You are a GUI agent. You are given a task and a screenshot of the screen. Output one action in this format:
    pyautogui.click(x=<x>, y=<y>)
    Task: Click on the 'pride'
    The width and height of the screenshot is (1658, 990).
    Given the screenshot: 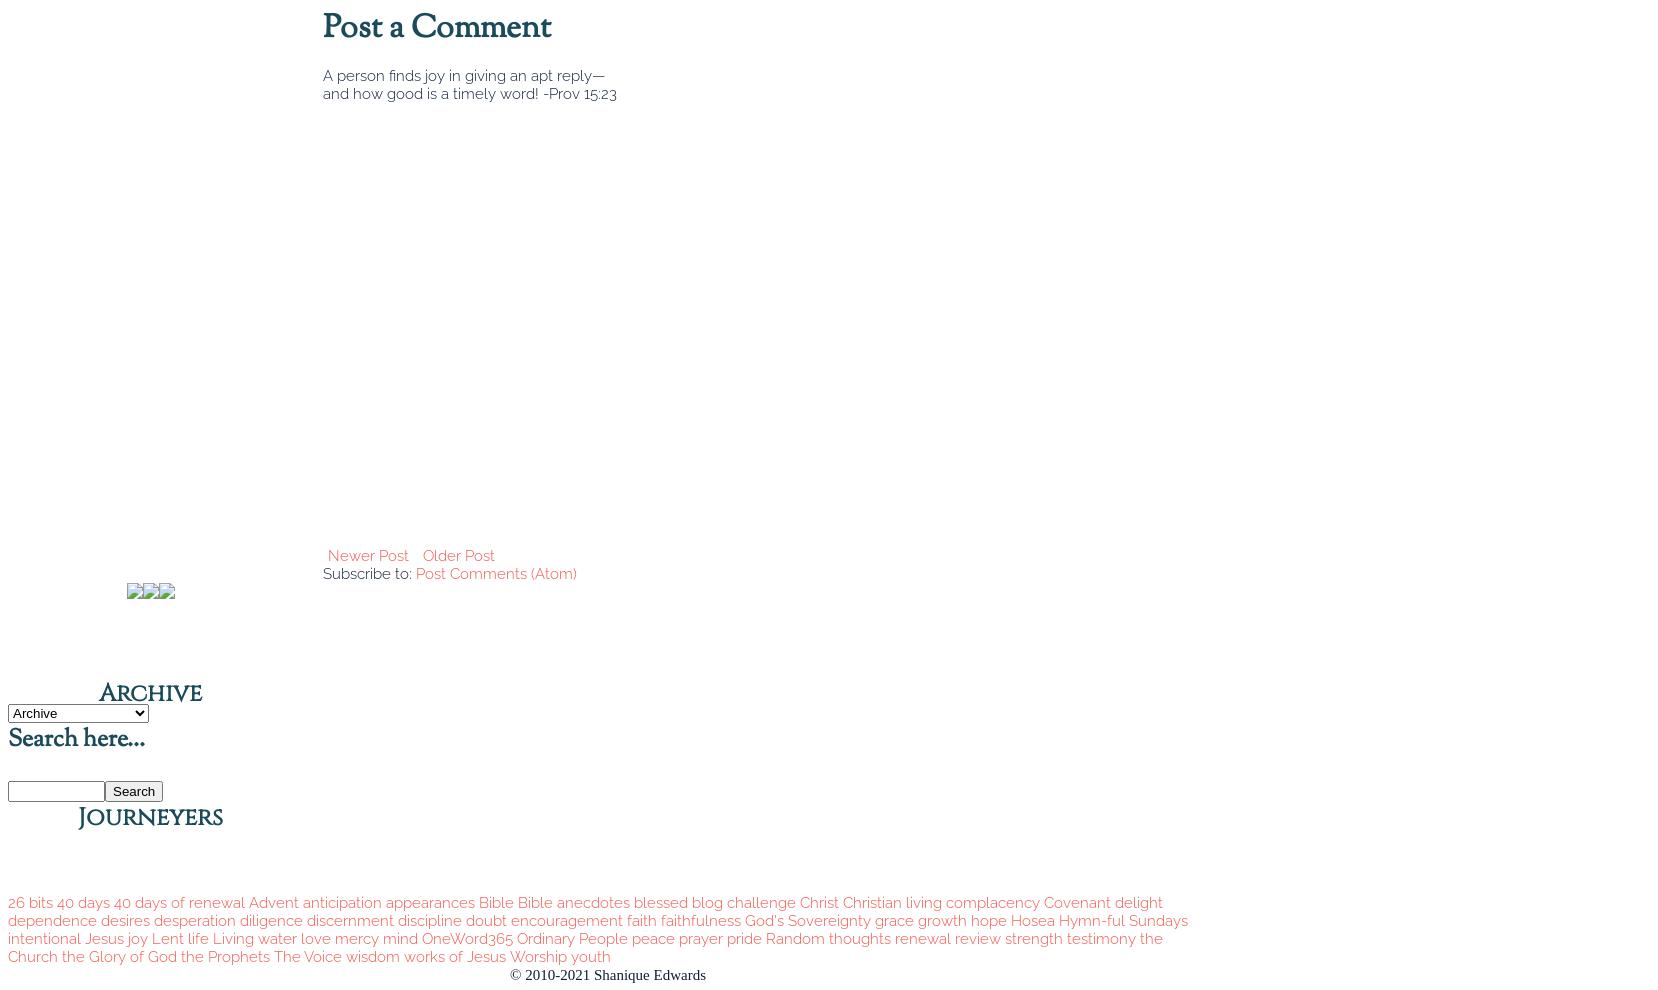 What is the action you would take?
    pyautogui.click(x=744, y=938)
    